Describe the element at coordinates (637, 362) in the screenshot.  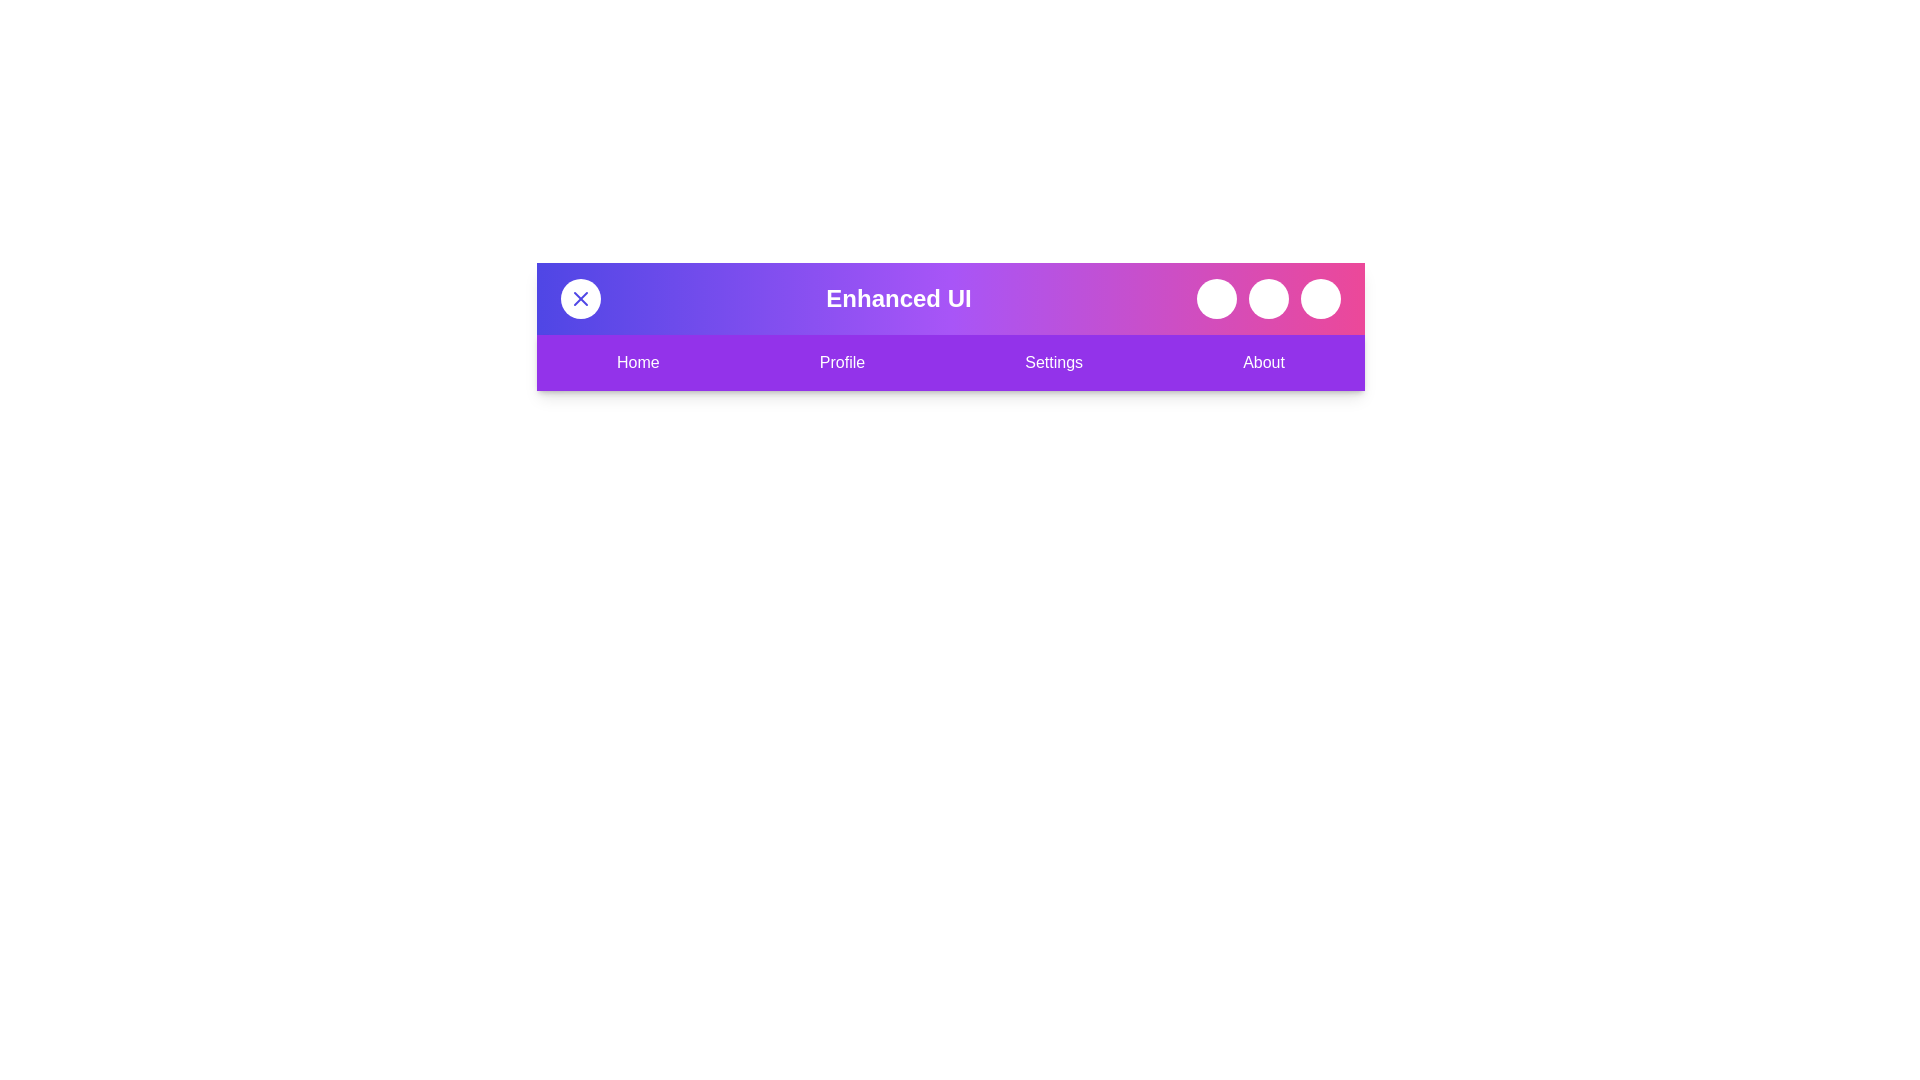
I see `the 'Home' button in the EnhancedAppBar to navigate to the Home section` at that location.